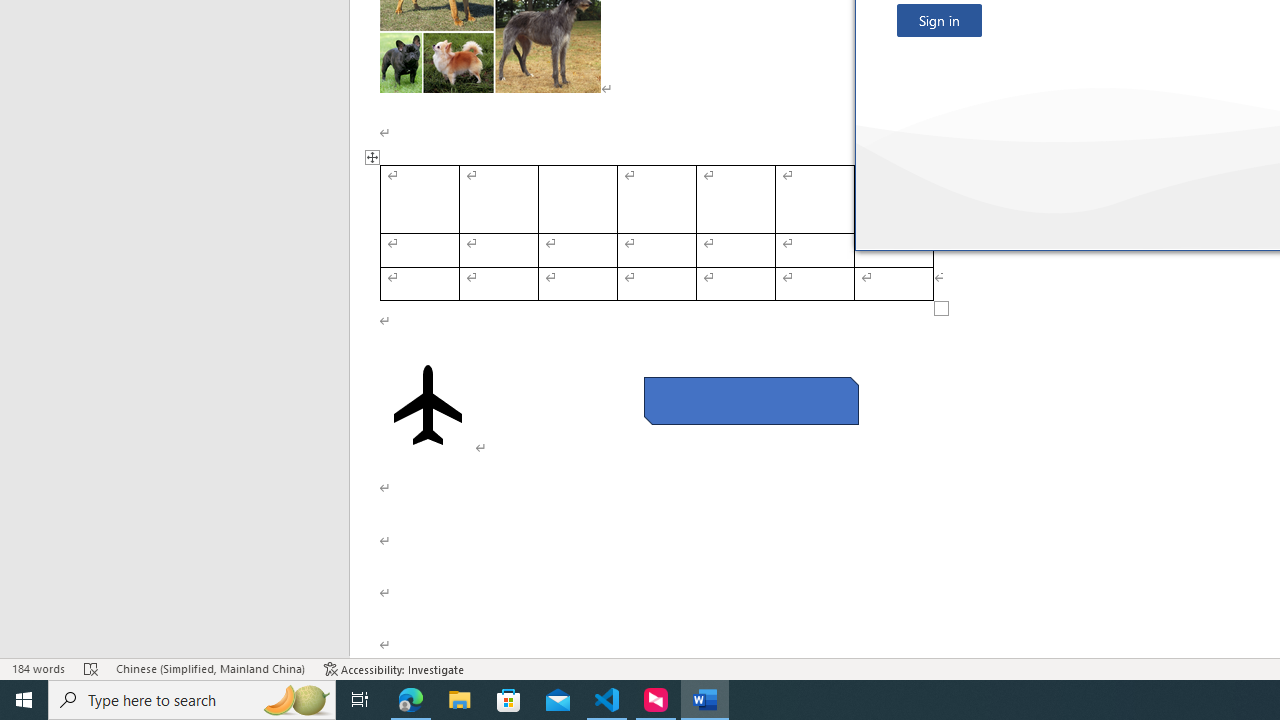 The image size is (1280, 720). Describe the element at coordinates (38, 669) in the screenshot. I see `'Word Count 184 words'` at that location.